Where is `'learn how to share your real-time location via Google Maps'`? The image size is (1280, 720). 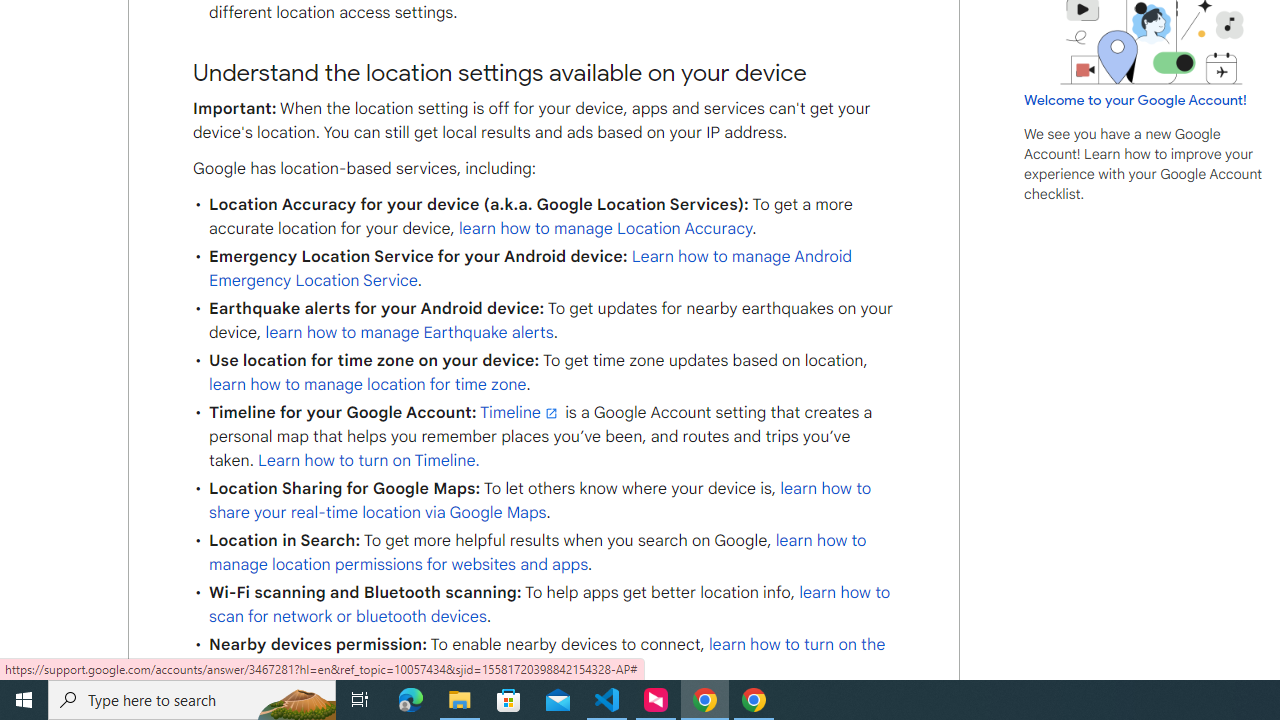 'learn how to share your real-time location via Google Maps' is located at coordinates (540, 499).